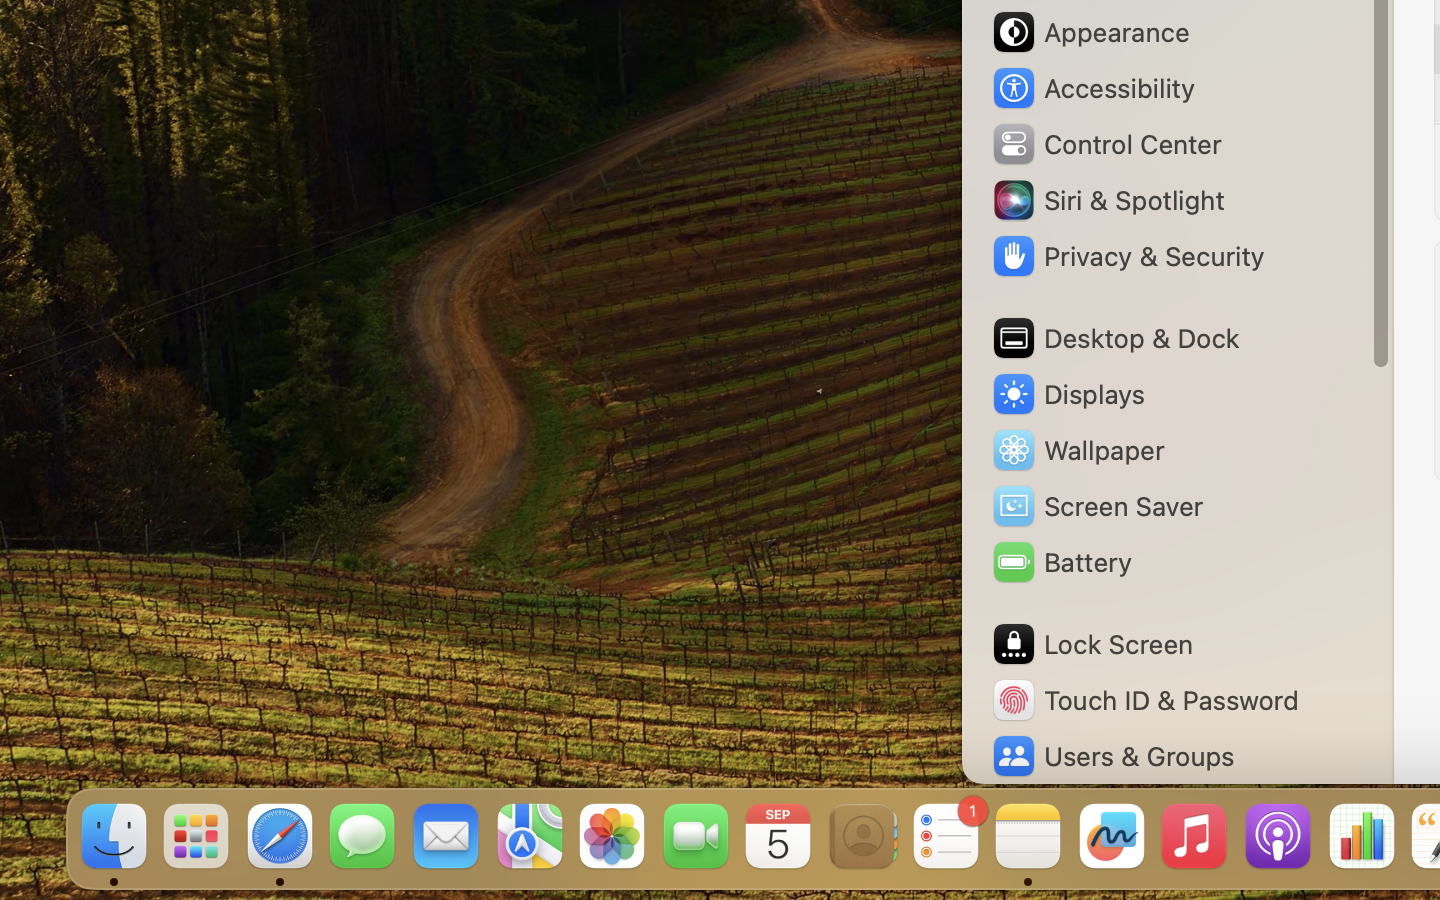 The height and width of the screenshot is (900, 1440). Describe the element at coordinates (1144, 699) in the screenshot. I see `'Touch ID & Password'` at that location.